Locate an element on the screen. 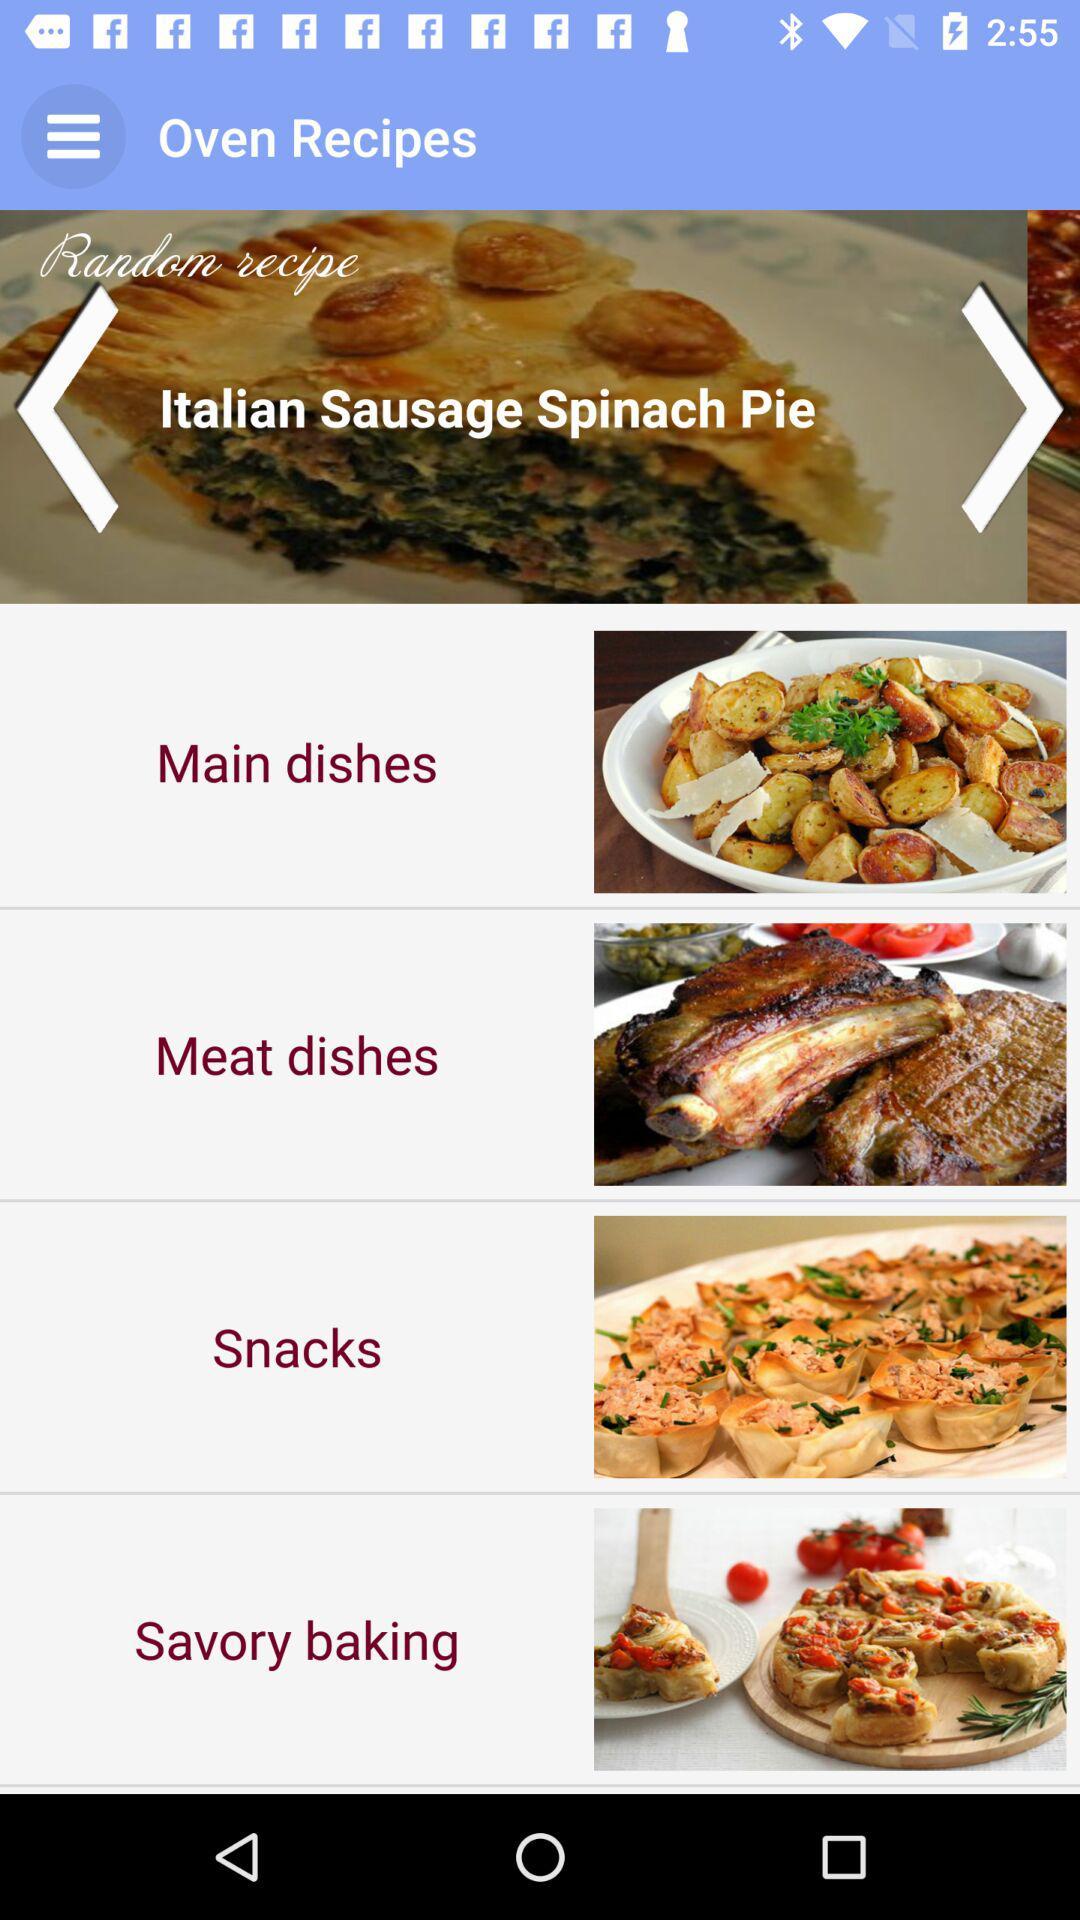 The width and height of the screenshot is (1080, 1920). go next is located at coordinates (1014, 405).